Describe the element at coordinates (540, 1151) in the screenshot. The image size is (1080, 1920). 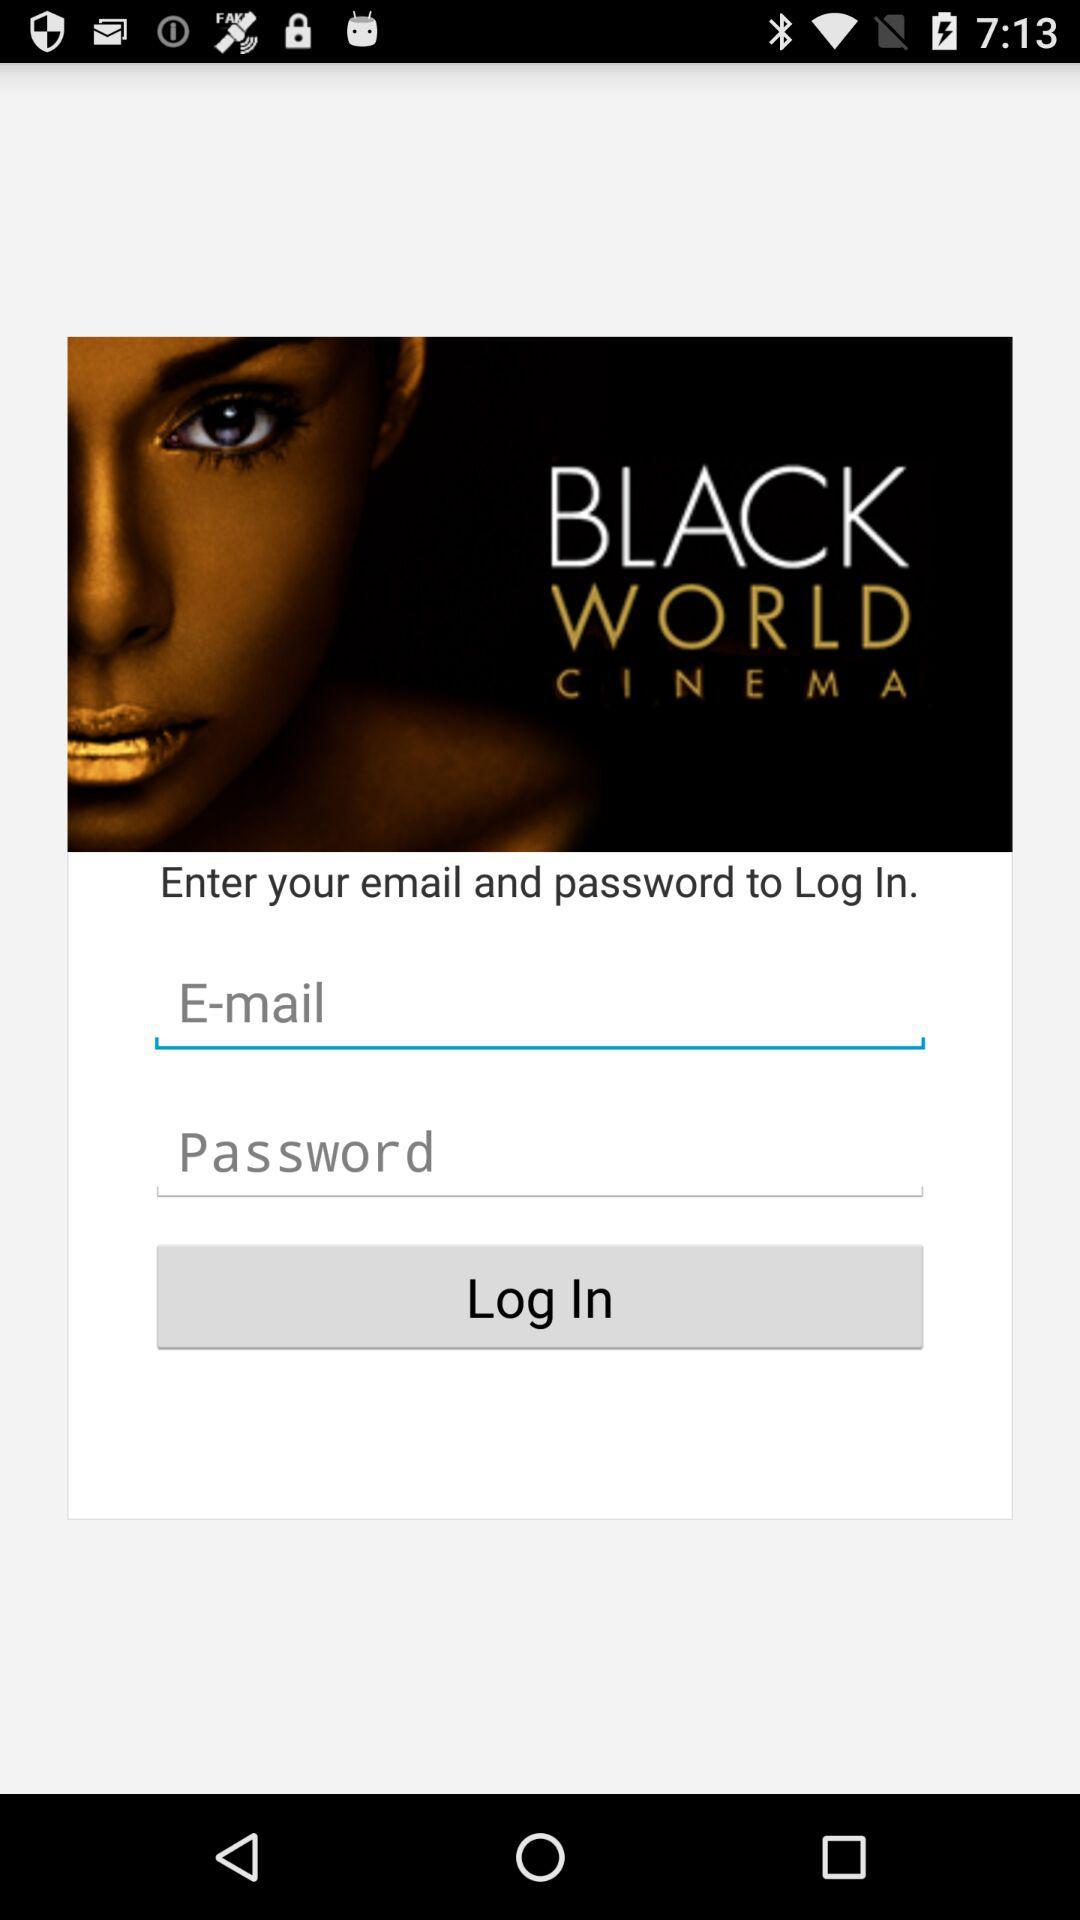
I see `password` at that location.